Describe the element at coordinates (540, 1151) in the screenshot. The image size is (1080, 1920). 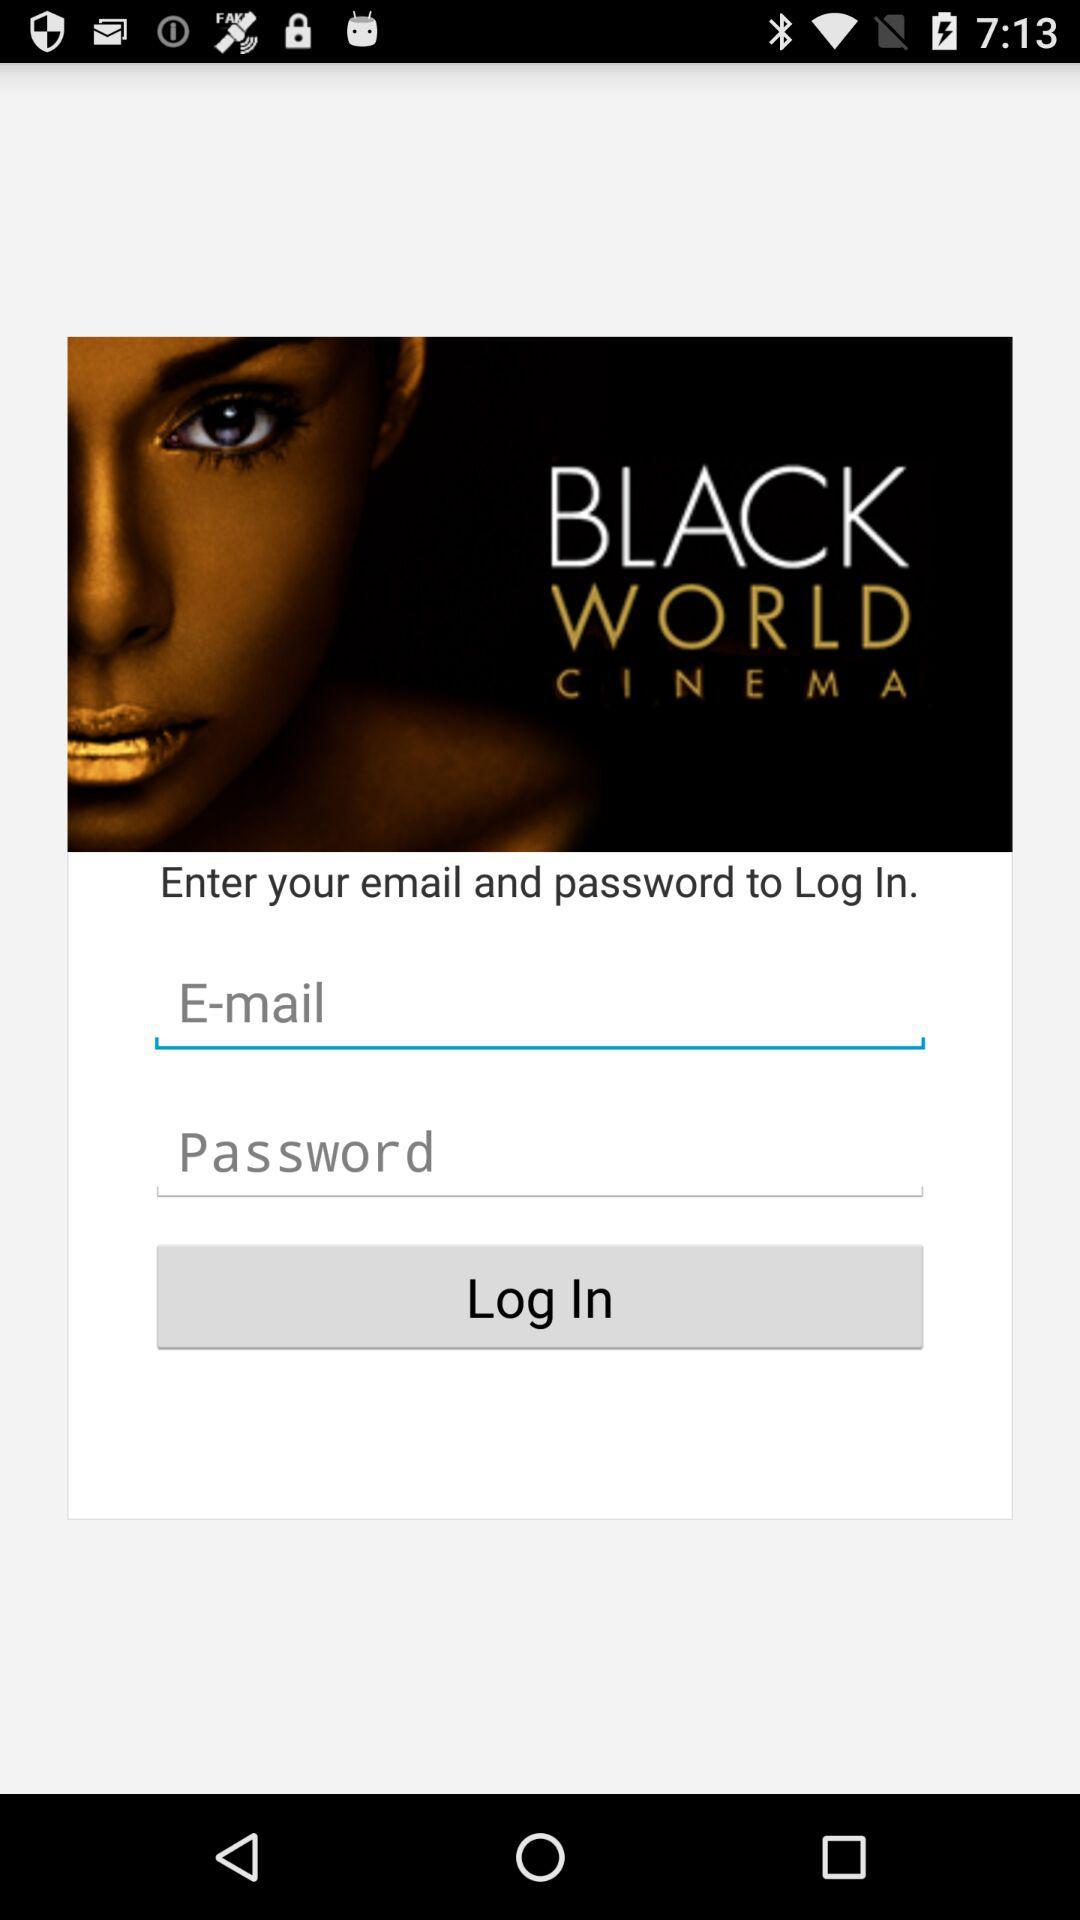
I see `password` at that location.